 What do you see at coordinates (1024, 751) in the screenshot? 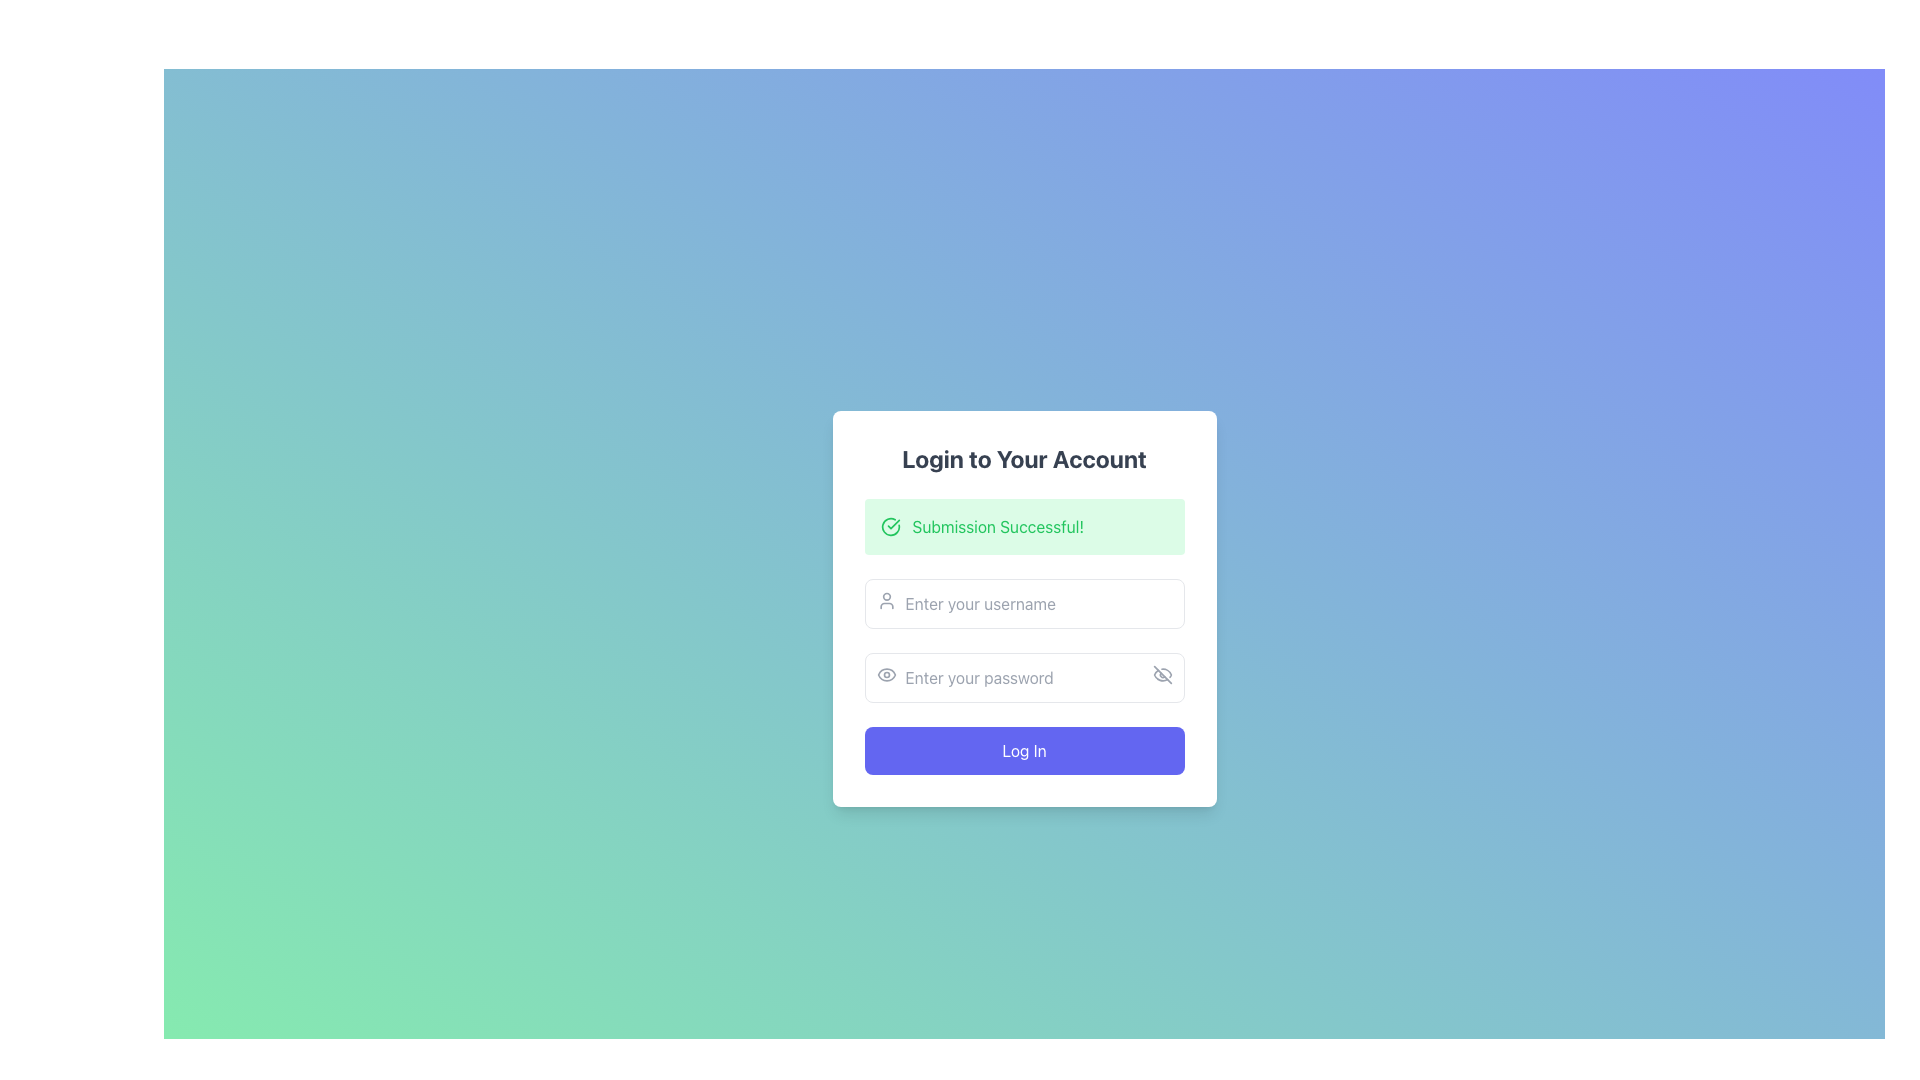
I see `the login button located at the bottom of the card layout to trigger the hover effects` at bounding box center [1024, 751].